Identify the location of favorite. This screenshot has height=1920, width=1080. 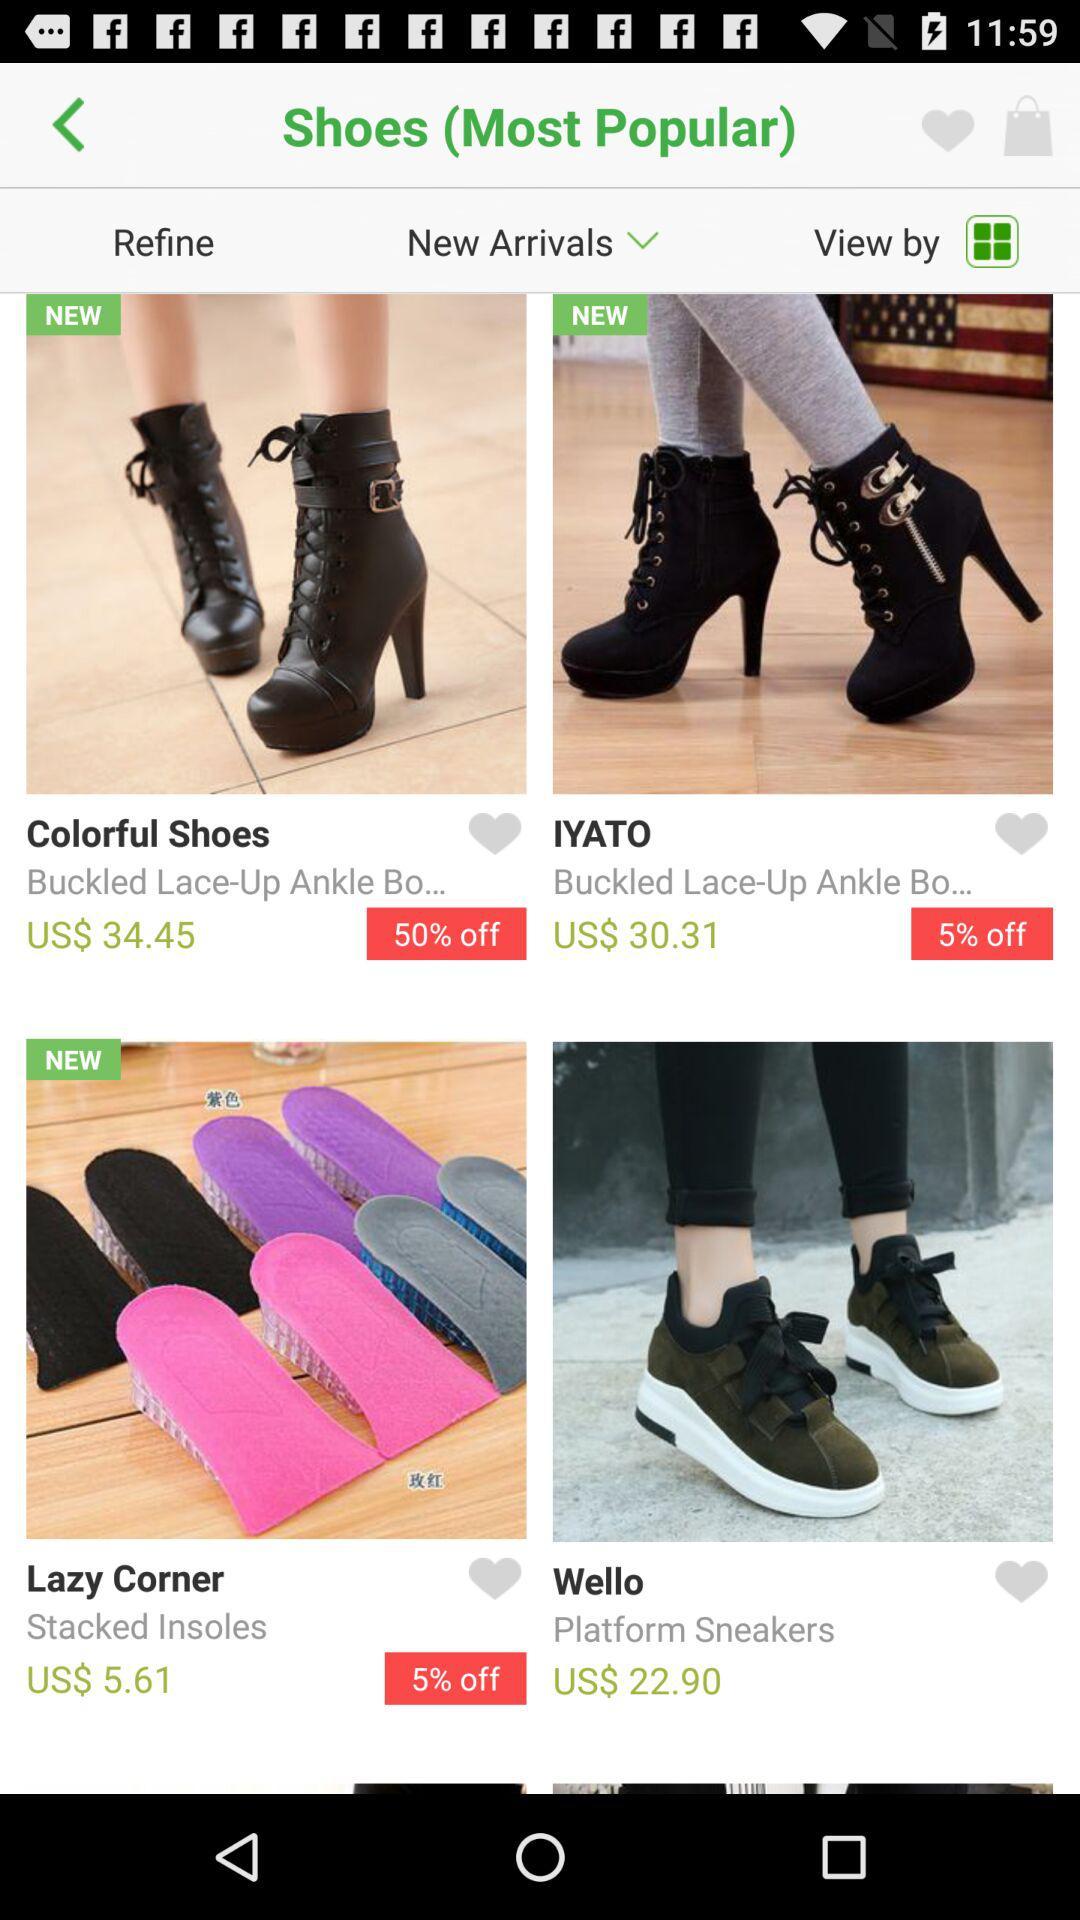
(490, 1602).